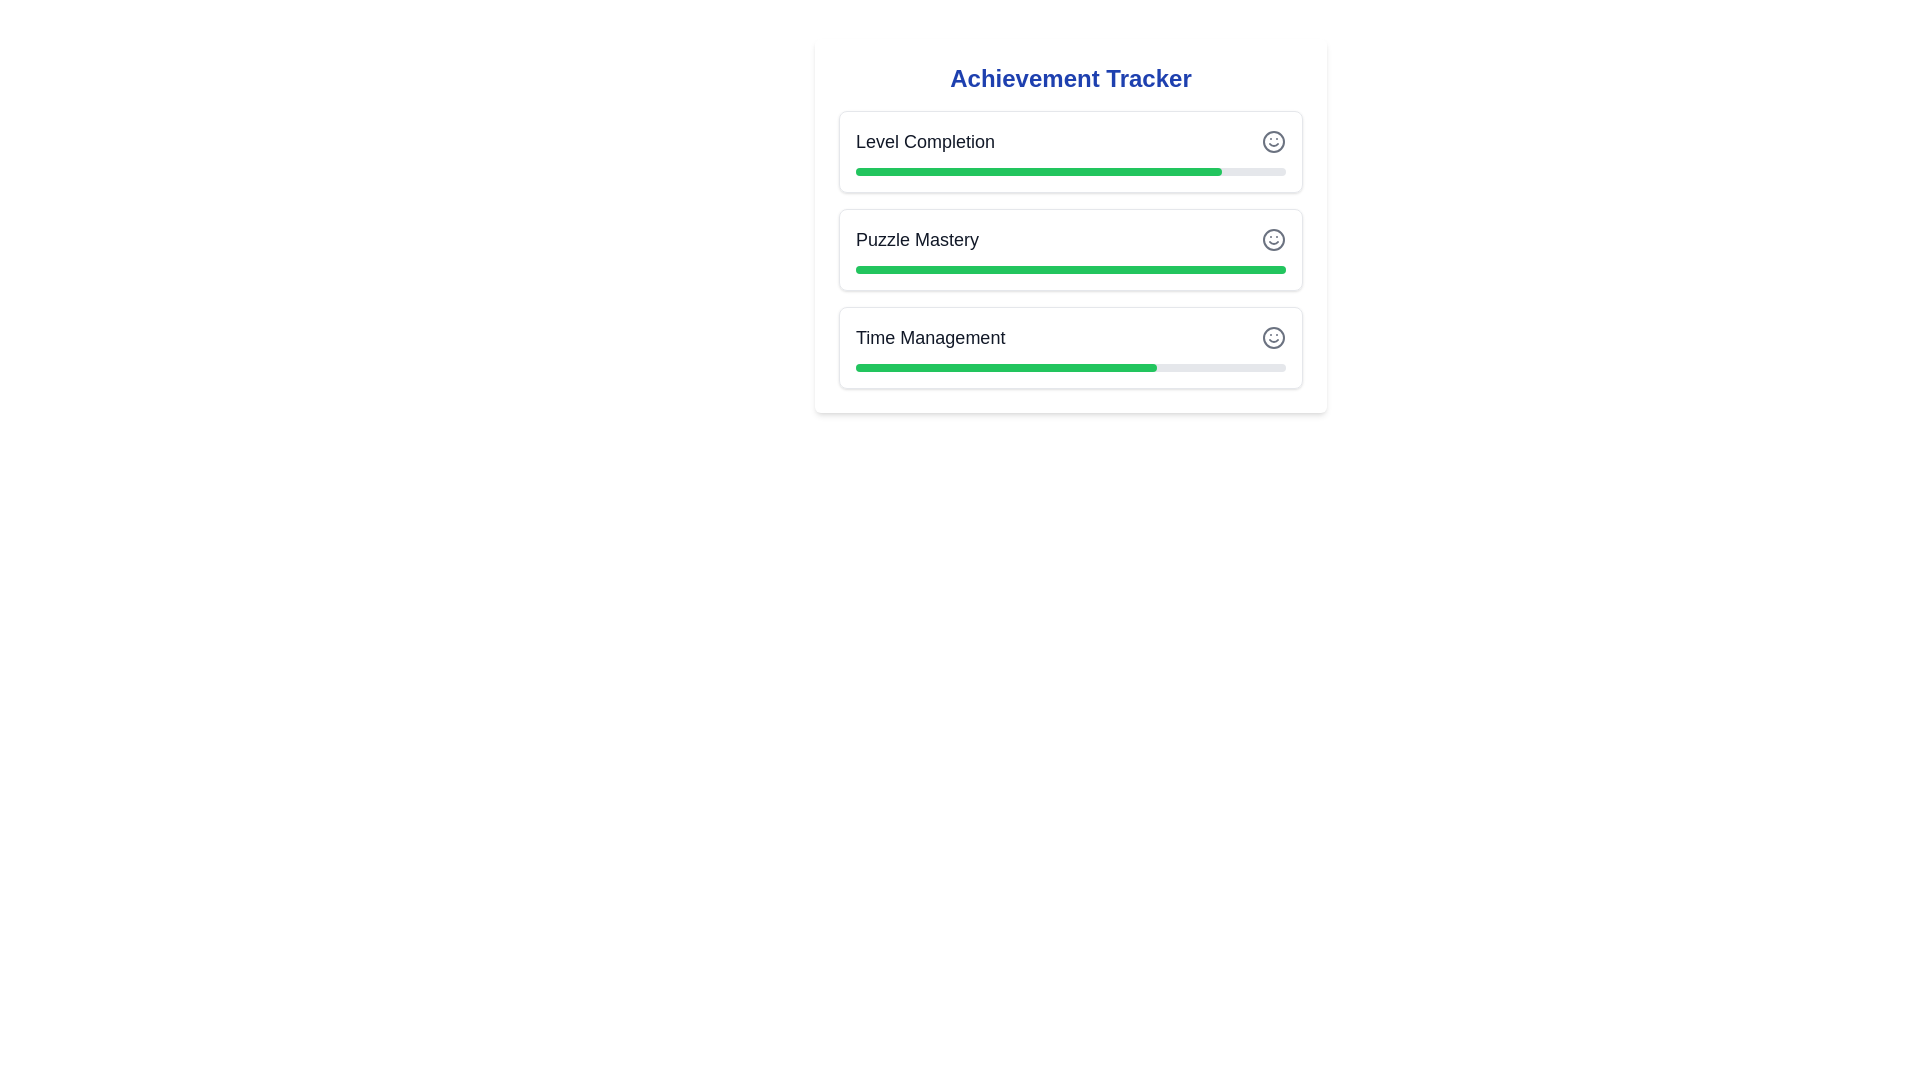 The height and width of the screenshot is (1080, 1920). Describe the element at coordinates (1006, 367) in the screenshot. I see `the green progress bar indicating 70% completion in the 'Time Management' section of the 'Achievement Tracker'` at that location.